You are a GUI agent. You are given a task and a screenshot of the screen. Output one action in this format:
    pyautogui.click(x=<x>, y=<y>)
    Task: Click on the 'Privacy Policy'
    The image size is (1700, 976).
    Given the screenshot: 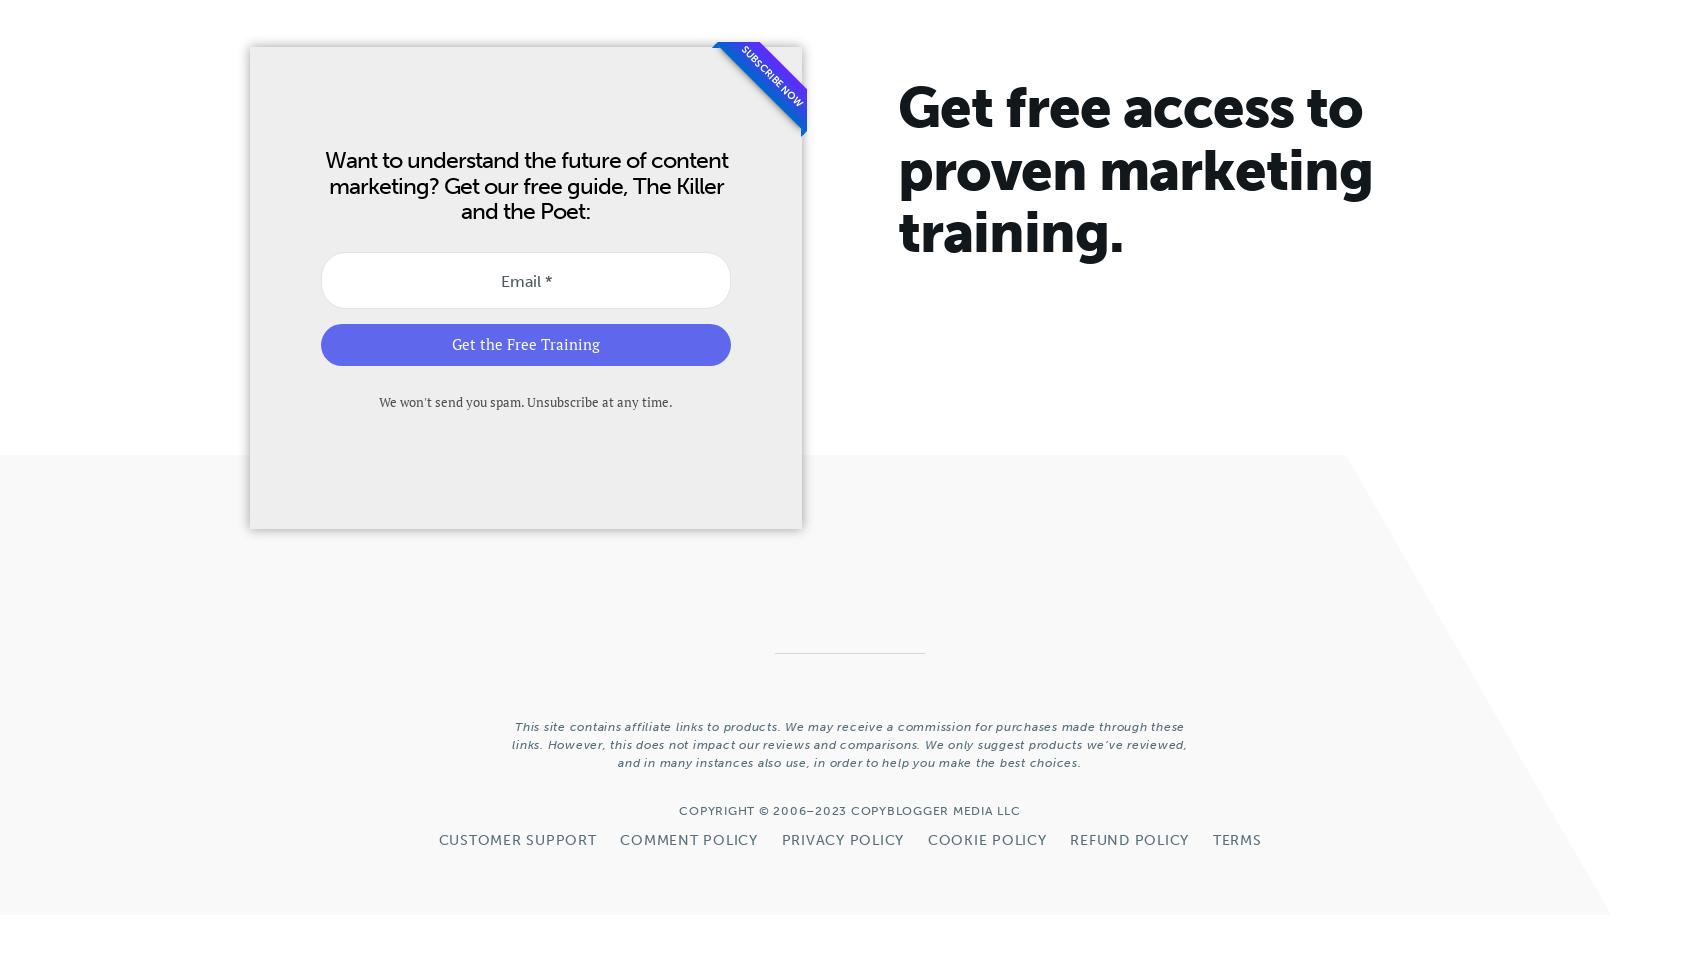 What is the action you would take?
    pyautogui.click(x=779, y=839)
    